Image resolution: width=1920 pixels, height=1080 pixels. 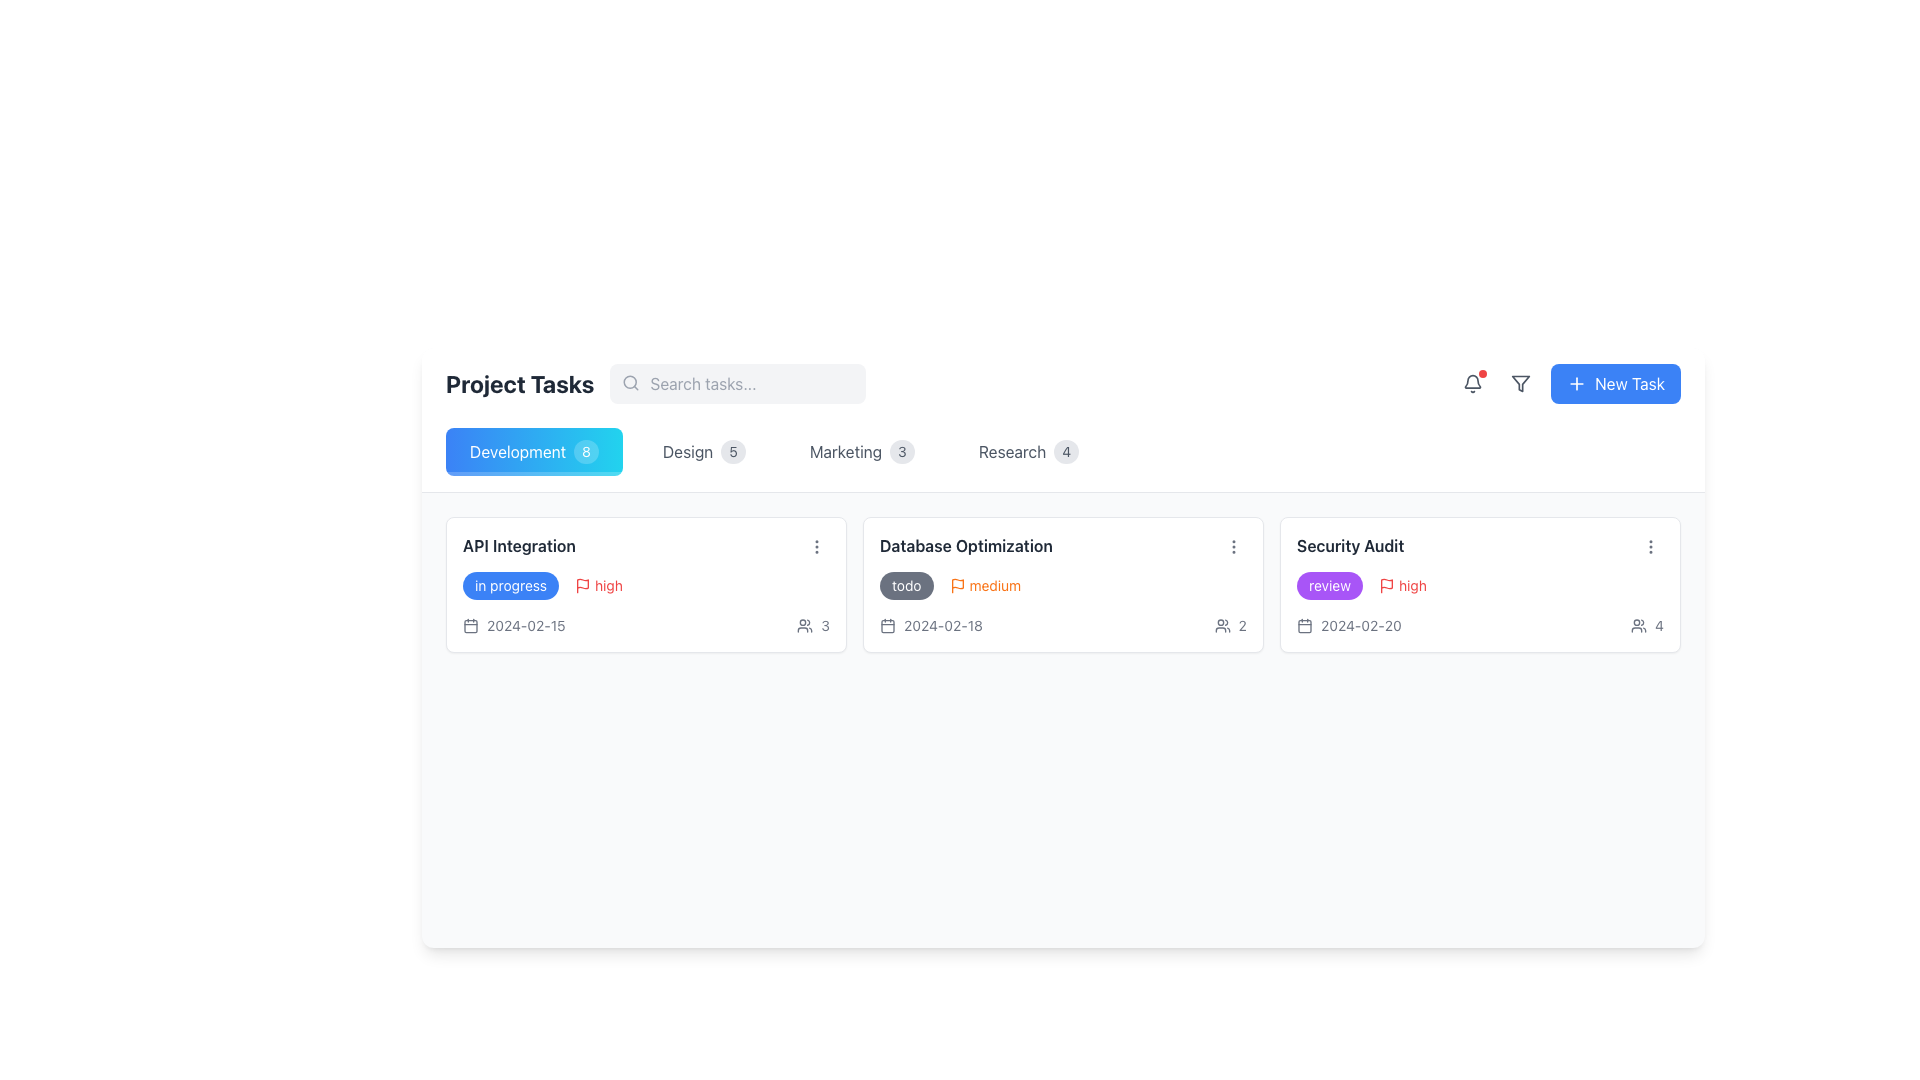 I want to click on the text and icon combination displaying the deadline or relevant date for the 'Database Optimization' task, located in the bottom left section of the task card, so click(x=930, y=624).